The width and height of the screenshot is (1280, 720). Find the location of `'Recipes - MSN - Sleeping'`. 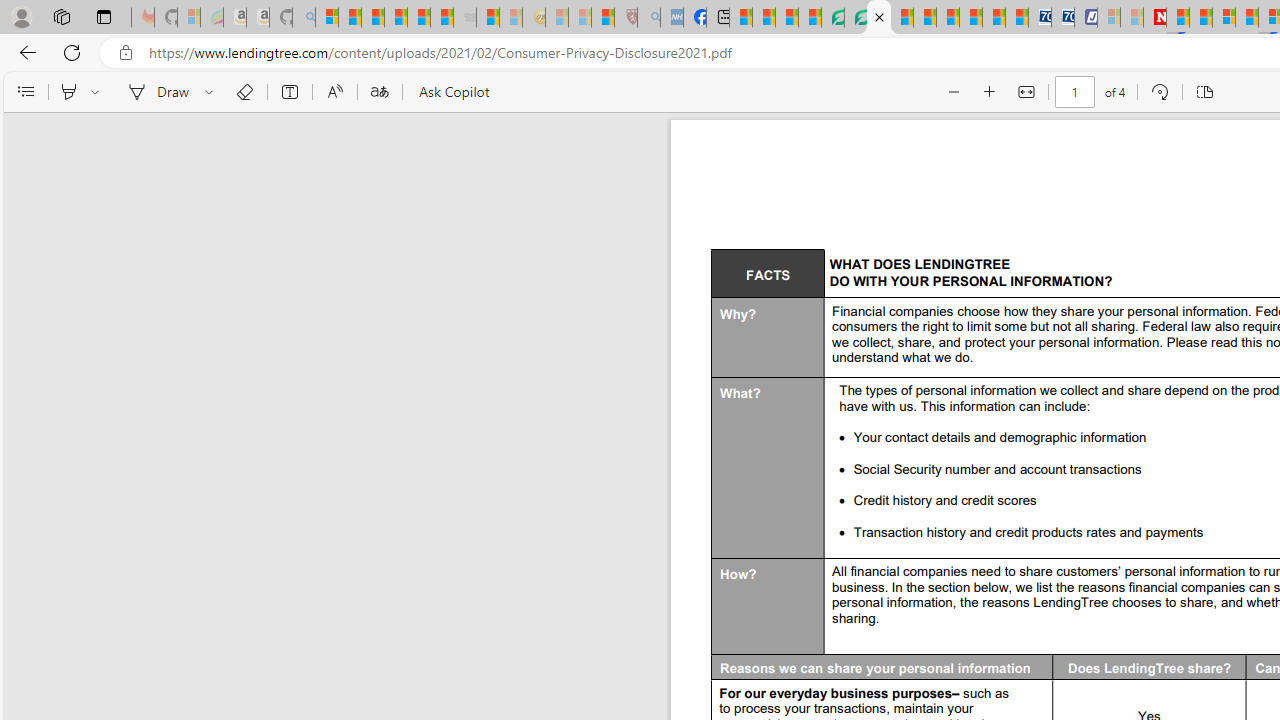

'Recipes - MSN - Sleeping' is located at coordinates (557, 17).